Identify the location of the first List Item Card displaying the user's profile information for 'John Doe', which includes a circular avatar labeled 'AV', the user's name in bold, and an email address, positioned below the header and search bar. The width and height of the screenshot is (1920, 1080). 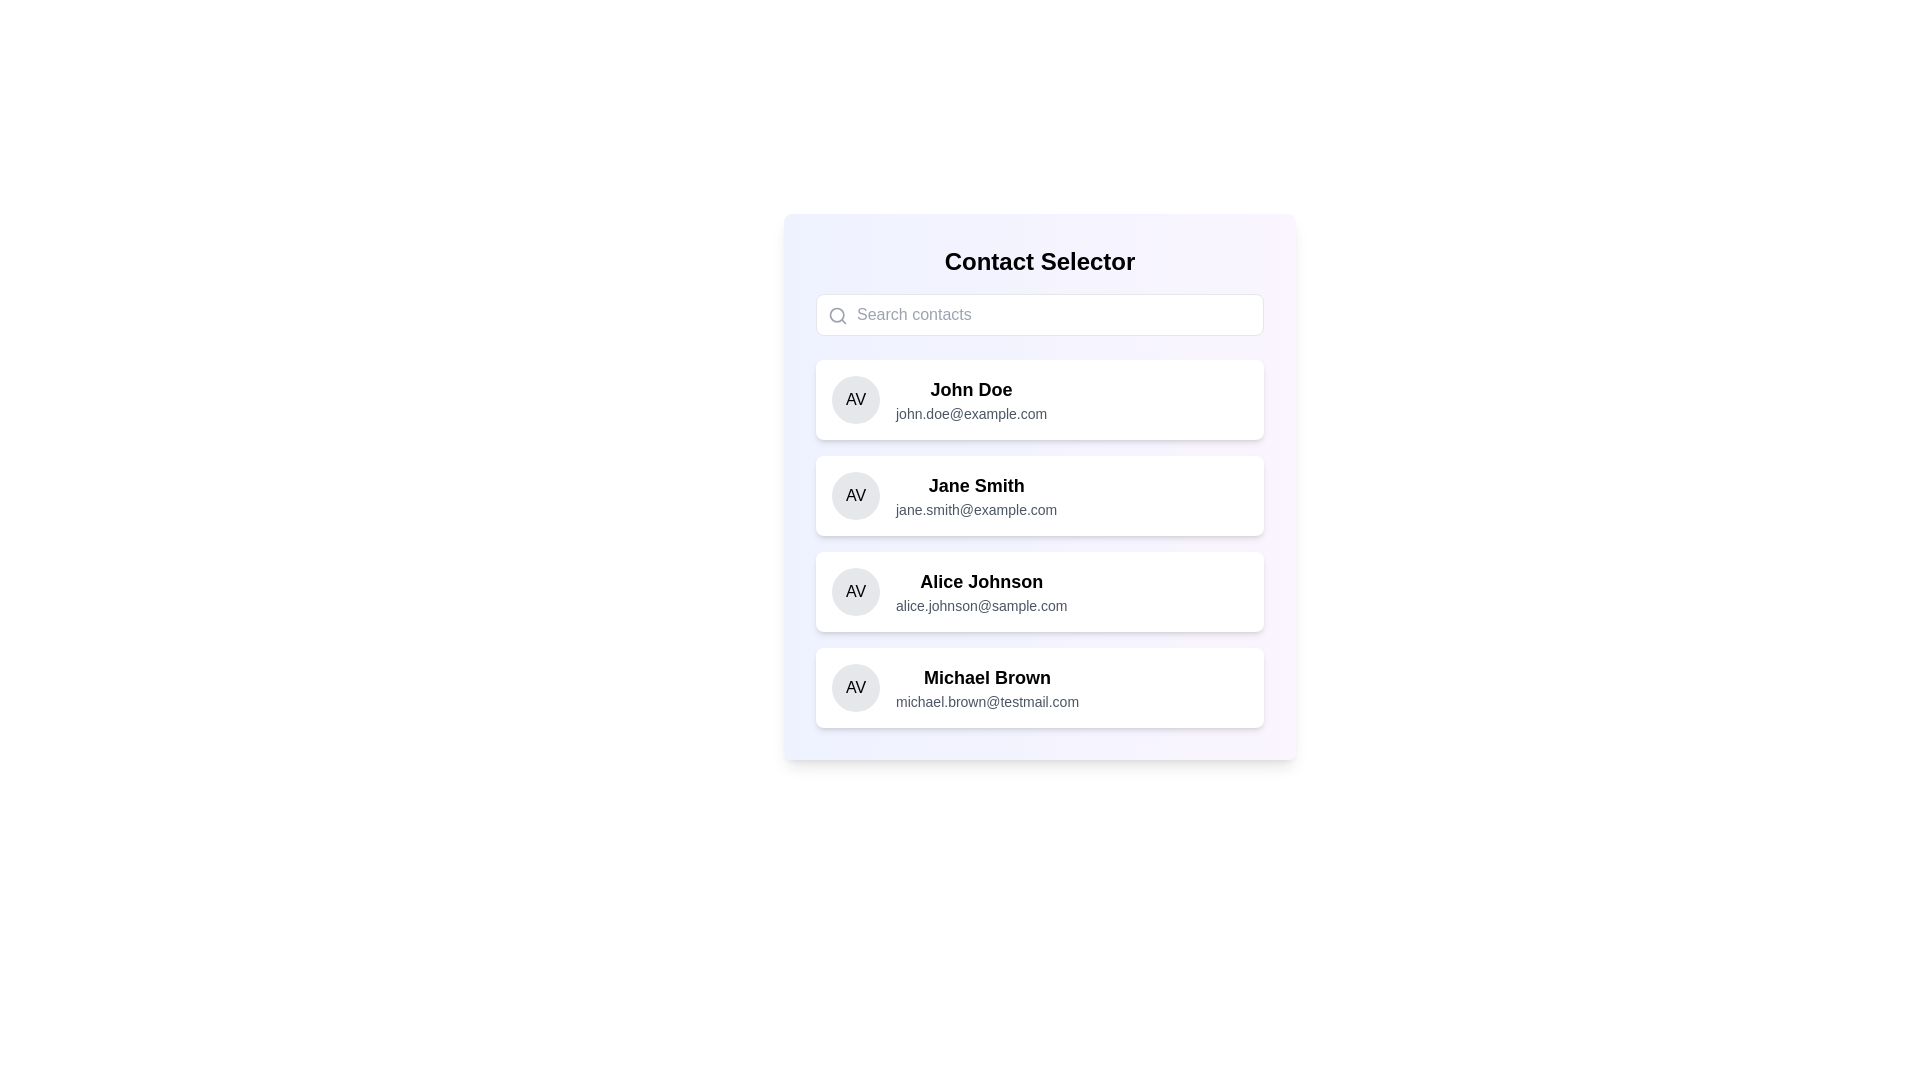
(1040, 400).